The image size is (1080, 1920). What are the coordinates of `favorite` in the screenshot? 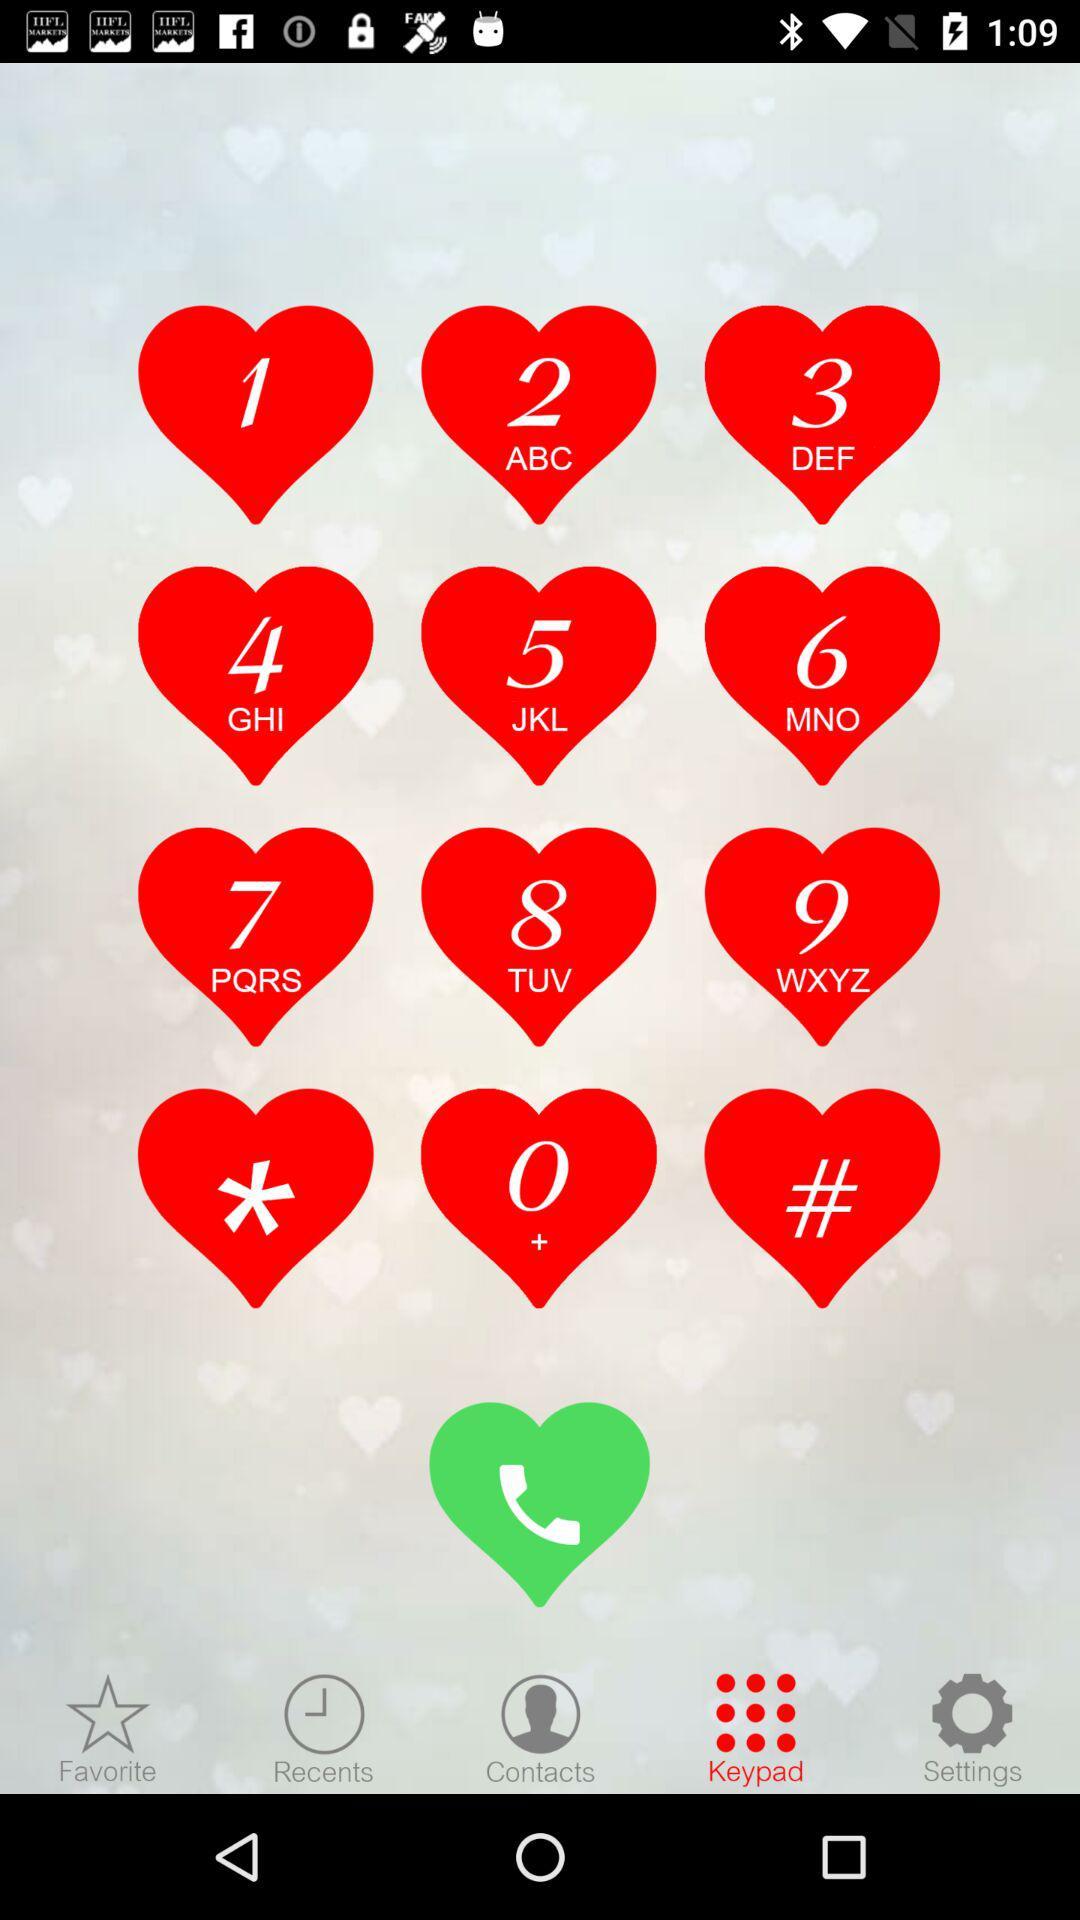 It's located at (108, 1728).